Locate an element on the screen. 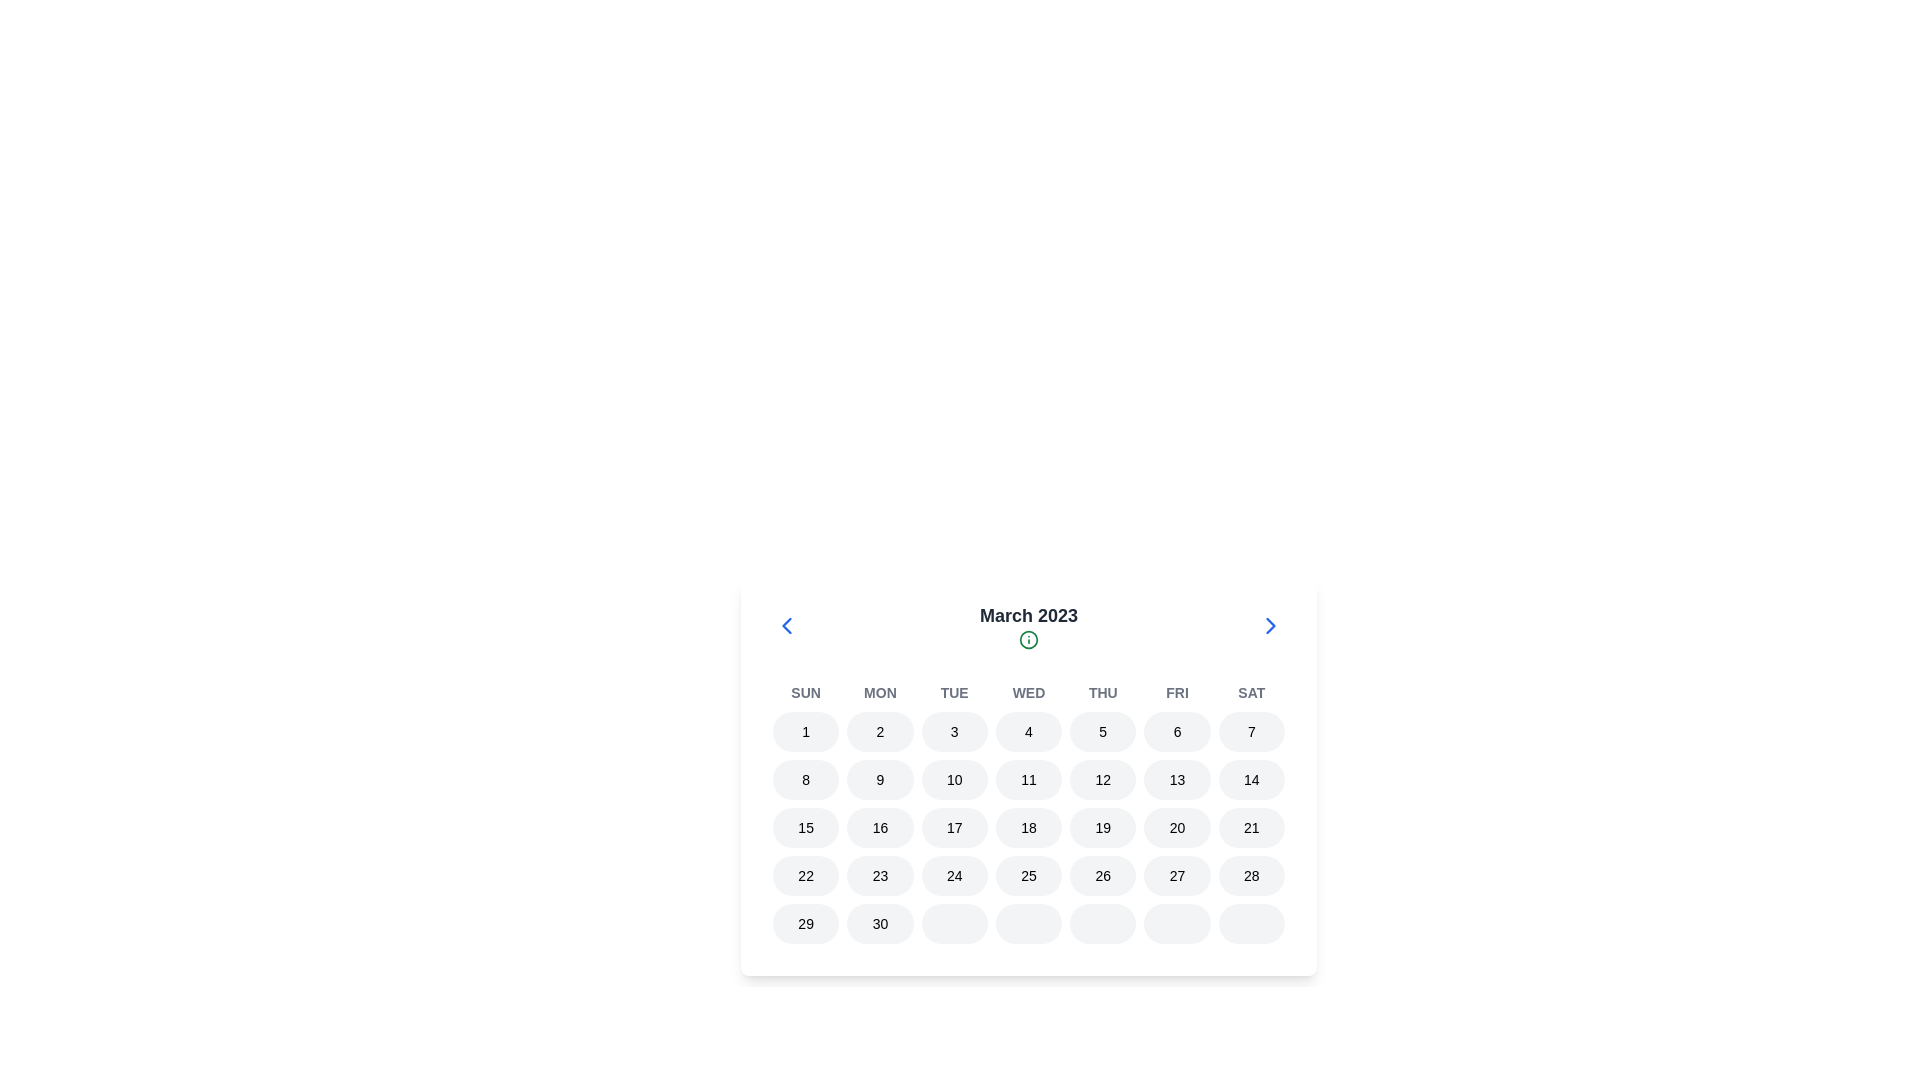 This screenshot has height=1080, width=1920. the information icon located below the text 'March 2023' is located at coordinates (1028, 624).